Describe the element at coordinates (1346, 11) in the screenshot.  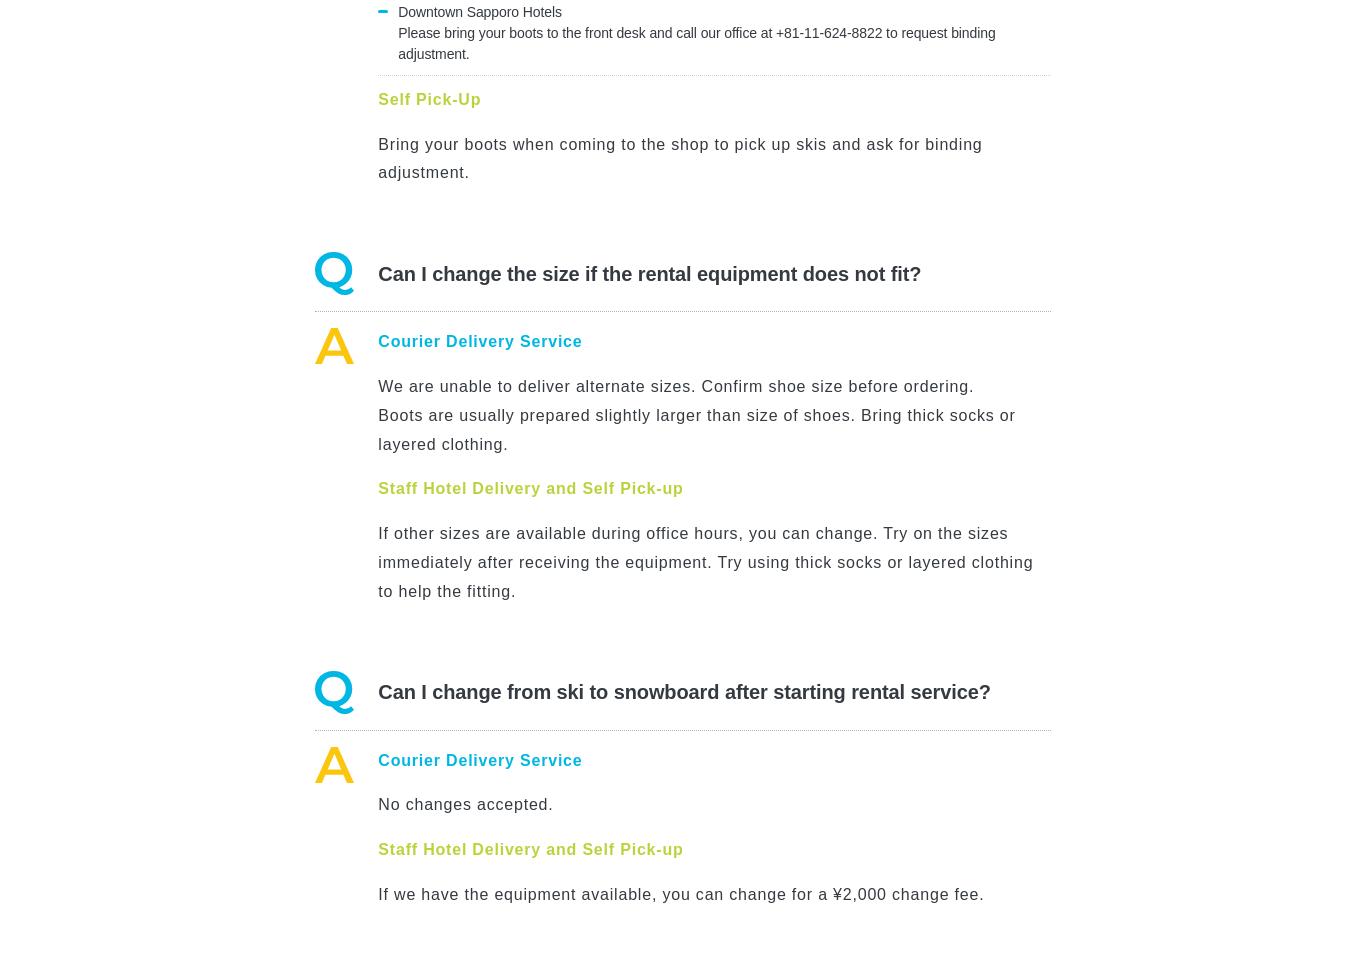
I see `'TOP'` at that location.